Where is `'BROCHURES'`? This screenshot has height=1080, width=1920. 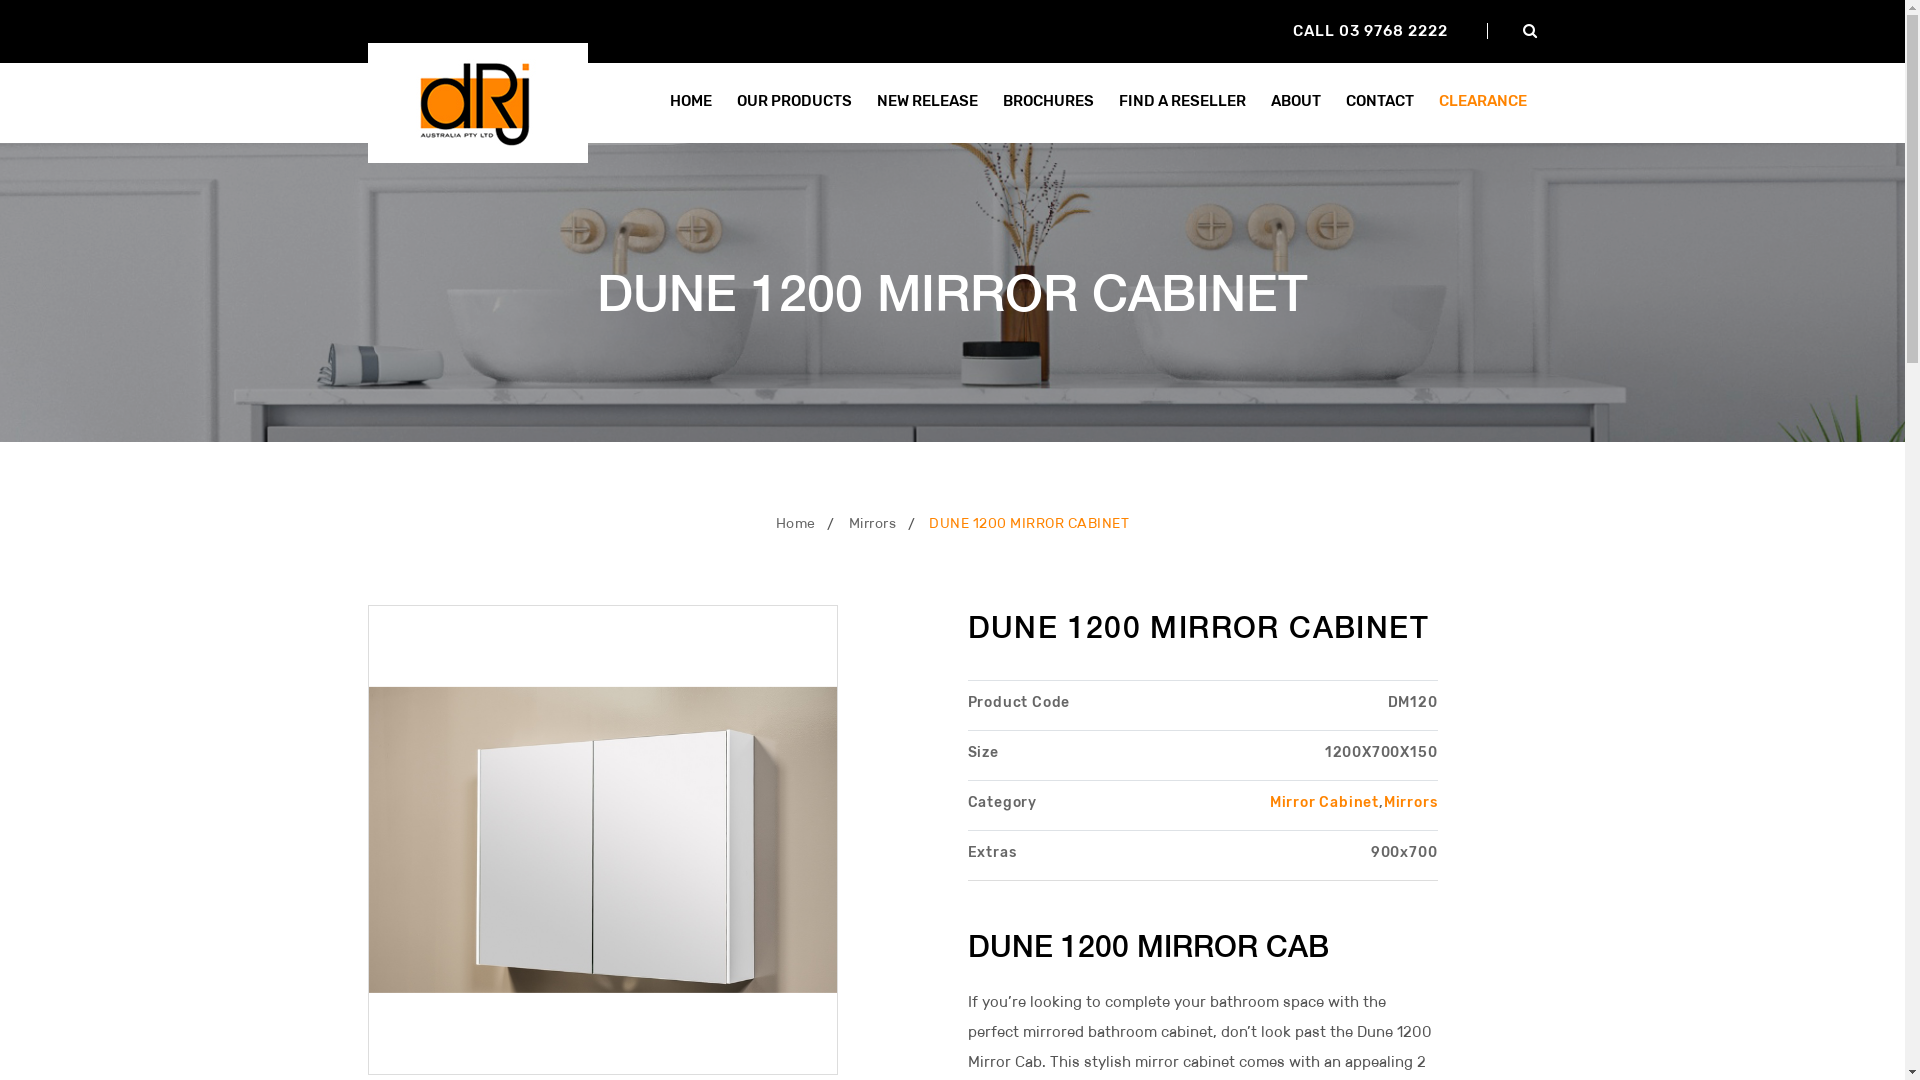 'BROCHURES' is located at coordinates (1047, 101).